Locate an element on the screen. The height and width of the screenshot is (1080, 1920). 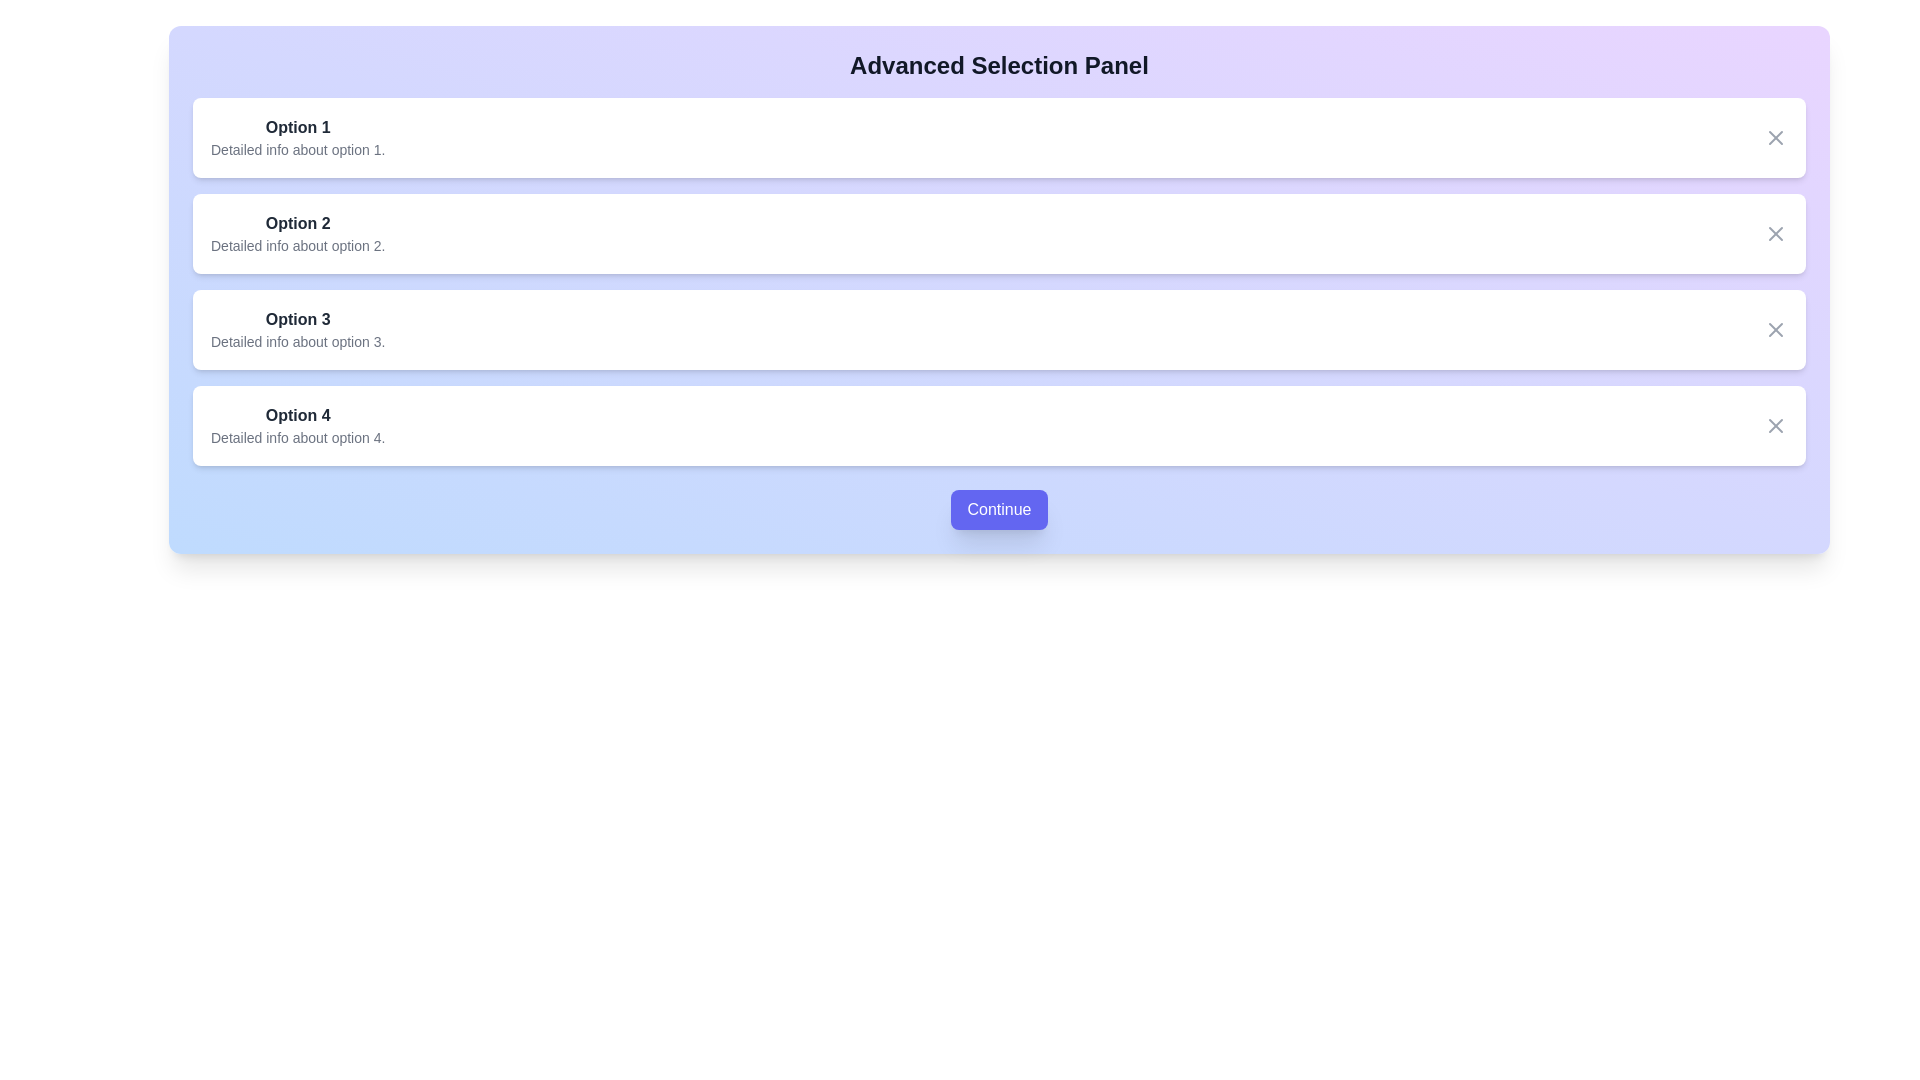
the static text label for the fourth option in the selection panel, which is located above the description text 'Detailed info about option 4.' is located at coordinates (297, 415).